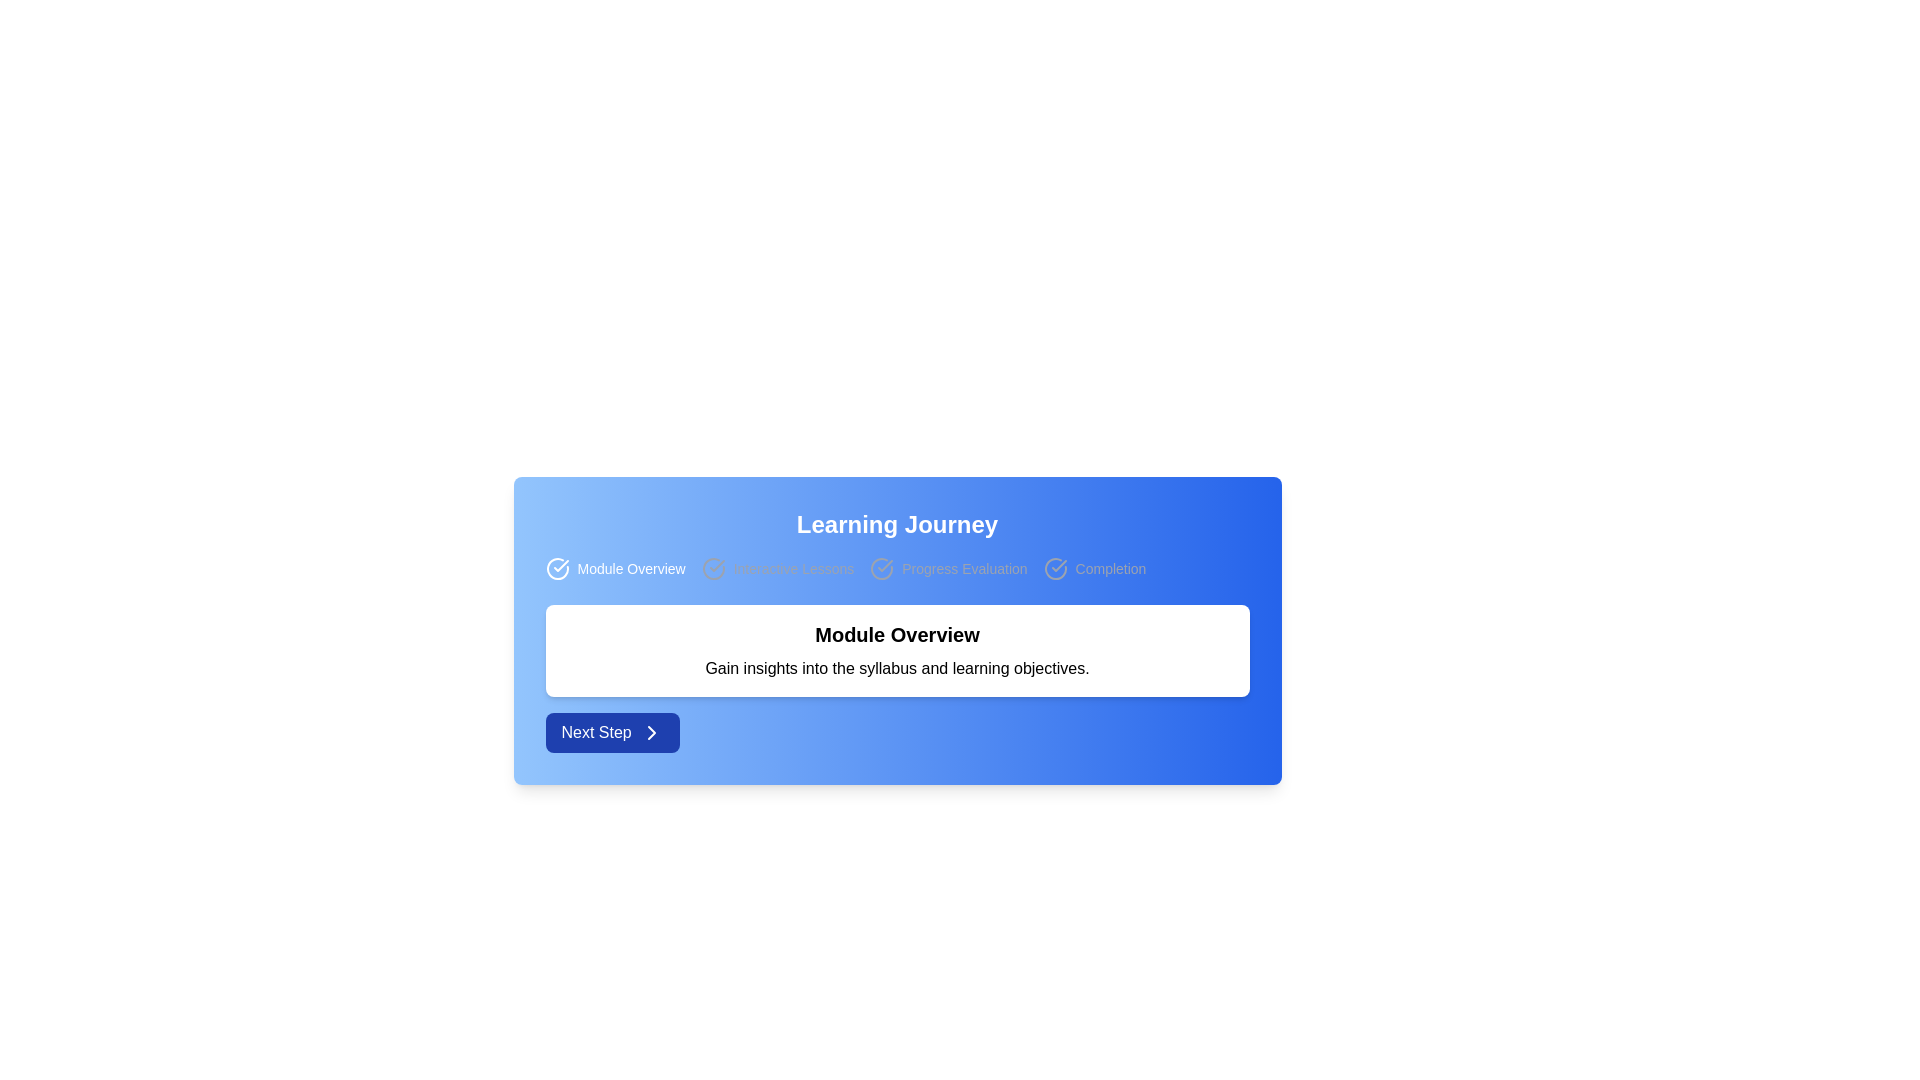  Describe the element at coordinates (896, 569) in the screenshot. I see `the Progress Bar located beneath the 'Learning Journey' heading` at that location.